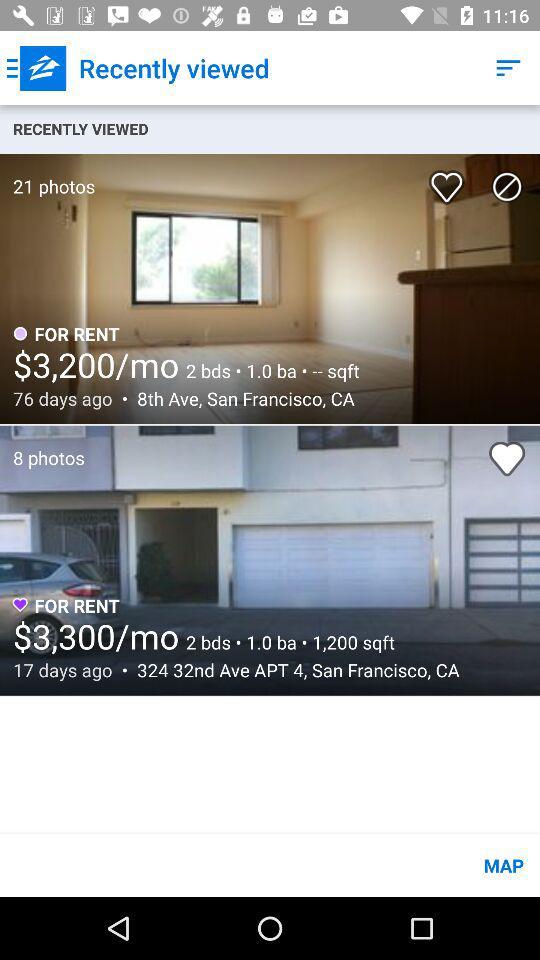 The width and height of the screenshot is (540, 960). Describe the element at coordinates (292, 670) in the screenshot. I see `icon below the $3,300/mo icon` at that location.